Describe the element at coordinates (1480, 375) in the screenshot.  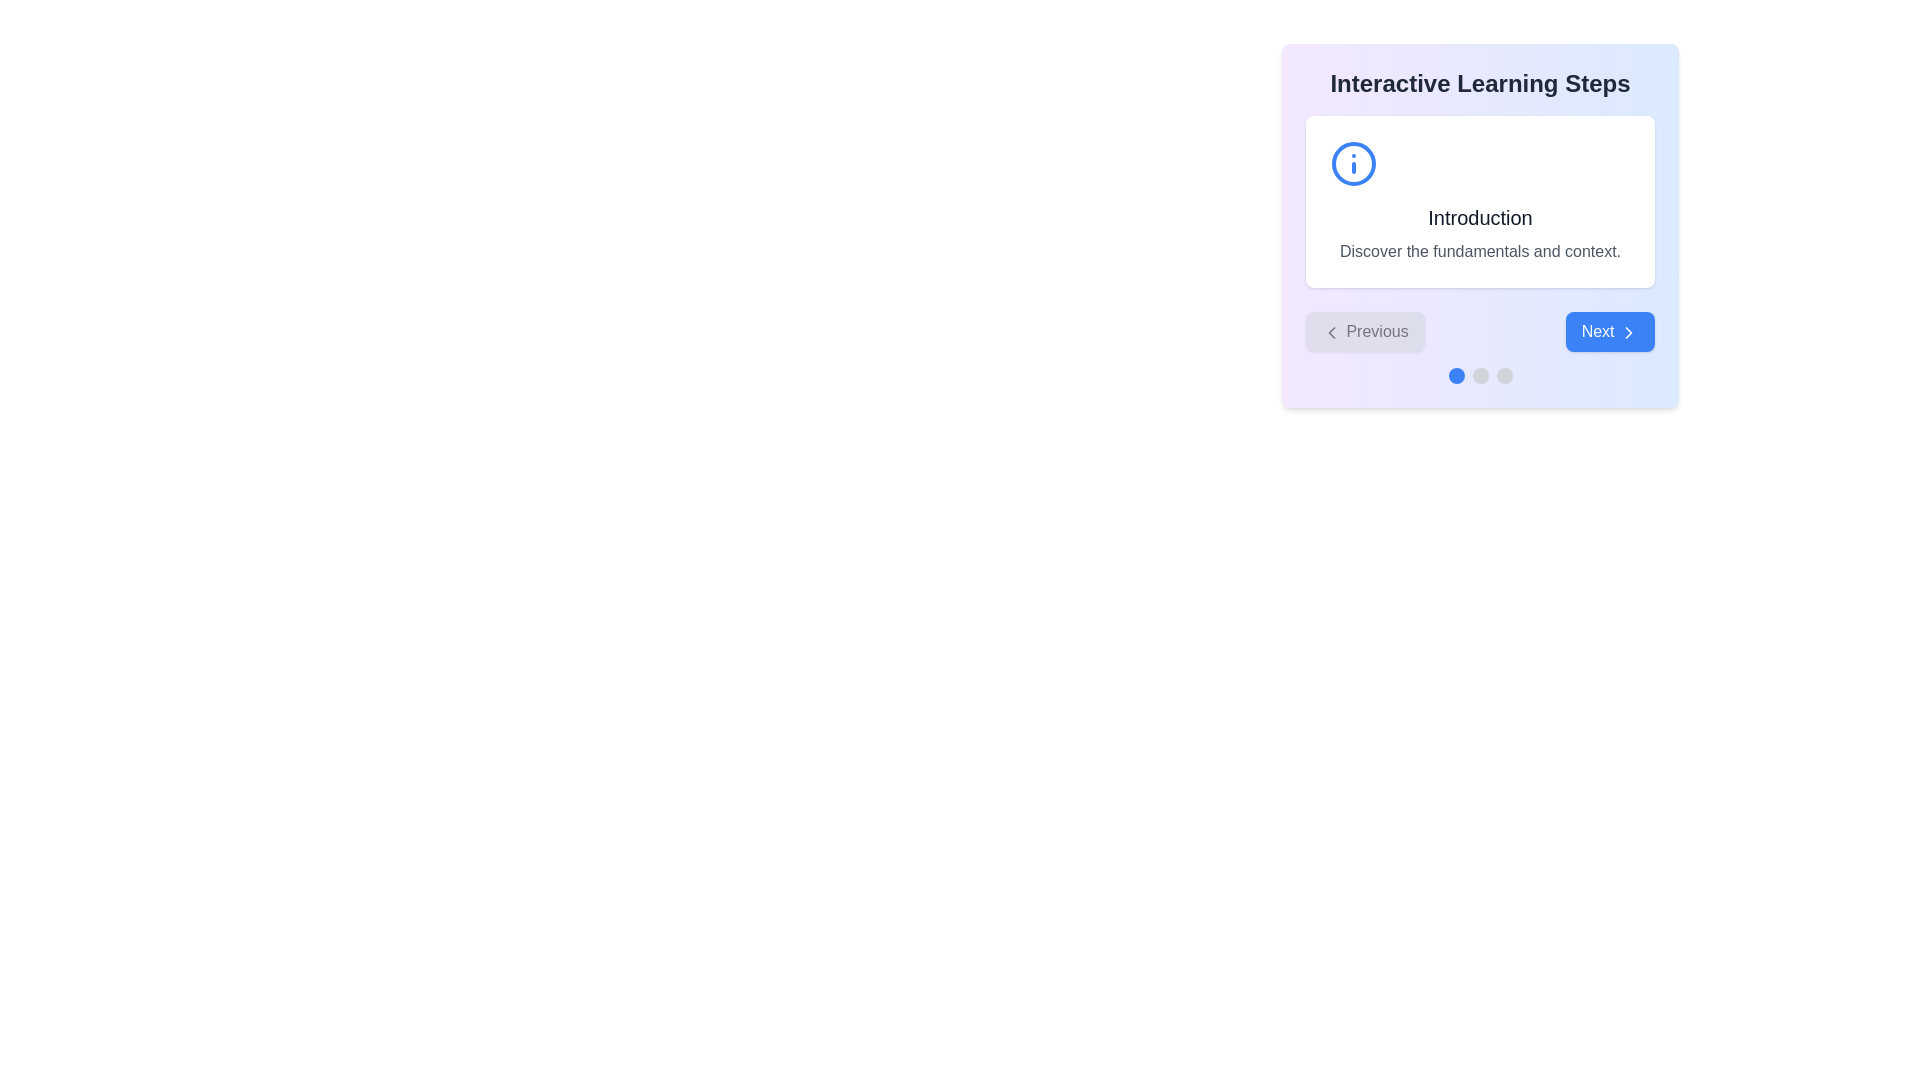
I see `the blue circle of the Step indicator` at that location.